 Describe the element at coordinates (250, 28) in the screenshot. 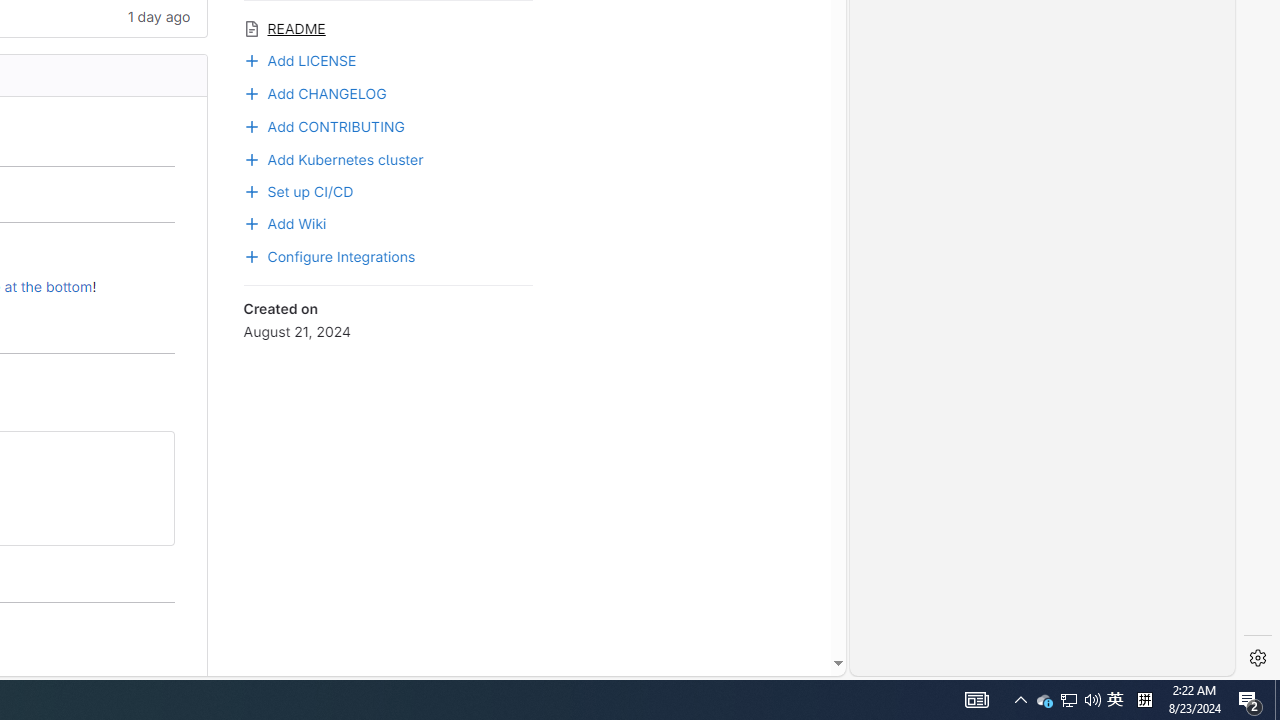

I see `'Class: s16 icon gl-mr-3 gl-text-gray-500'` at that location.